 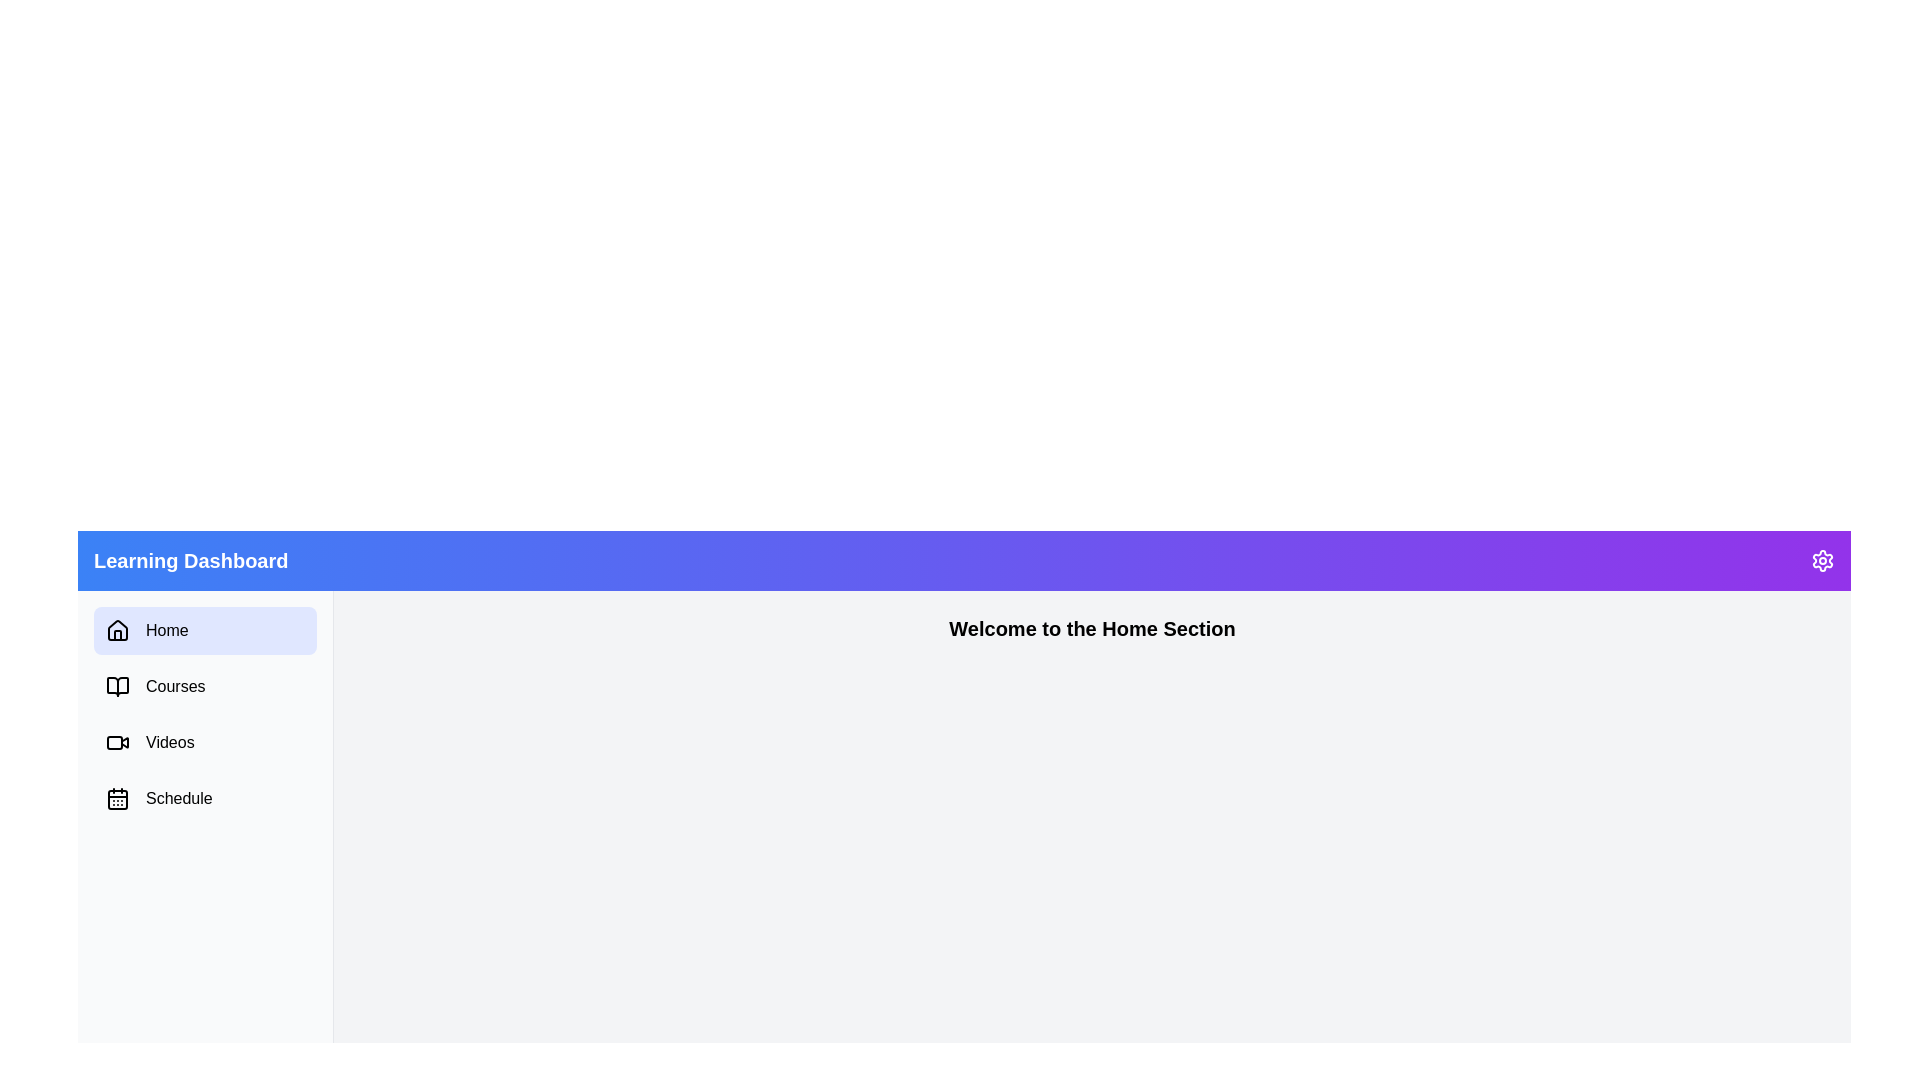 I want to click on the settings icon button located in the top-right corner of the navigation bar labeled 'Learning Dashboard', so click(x=1823, y=560).